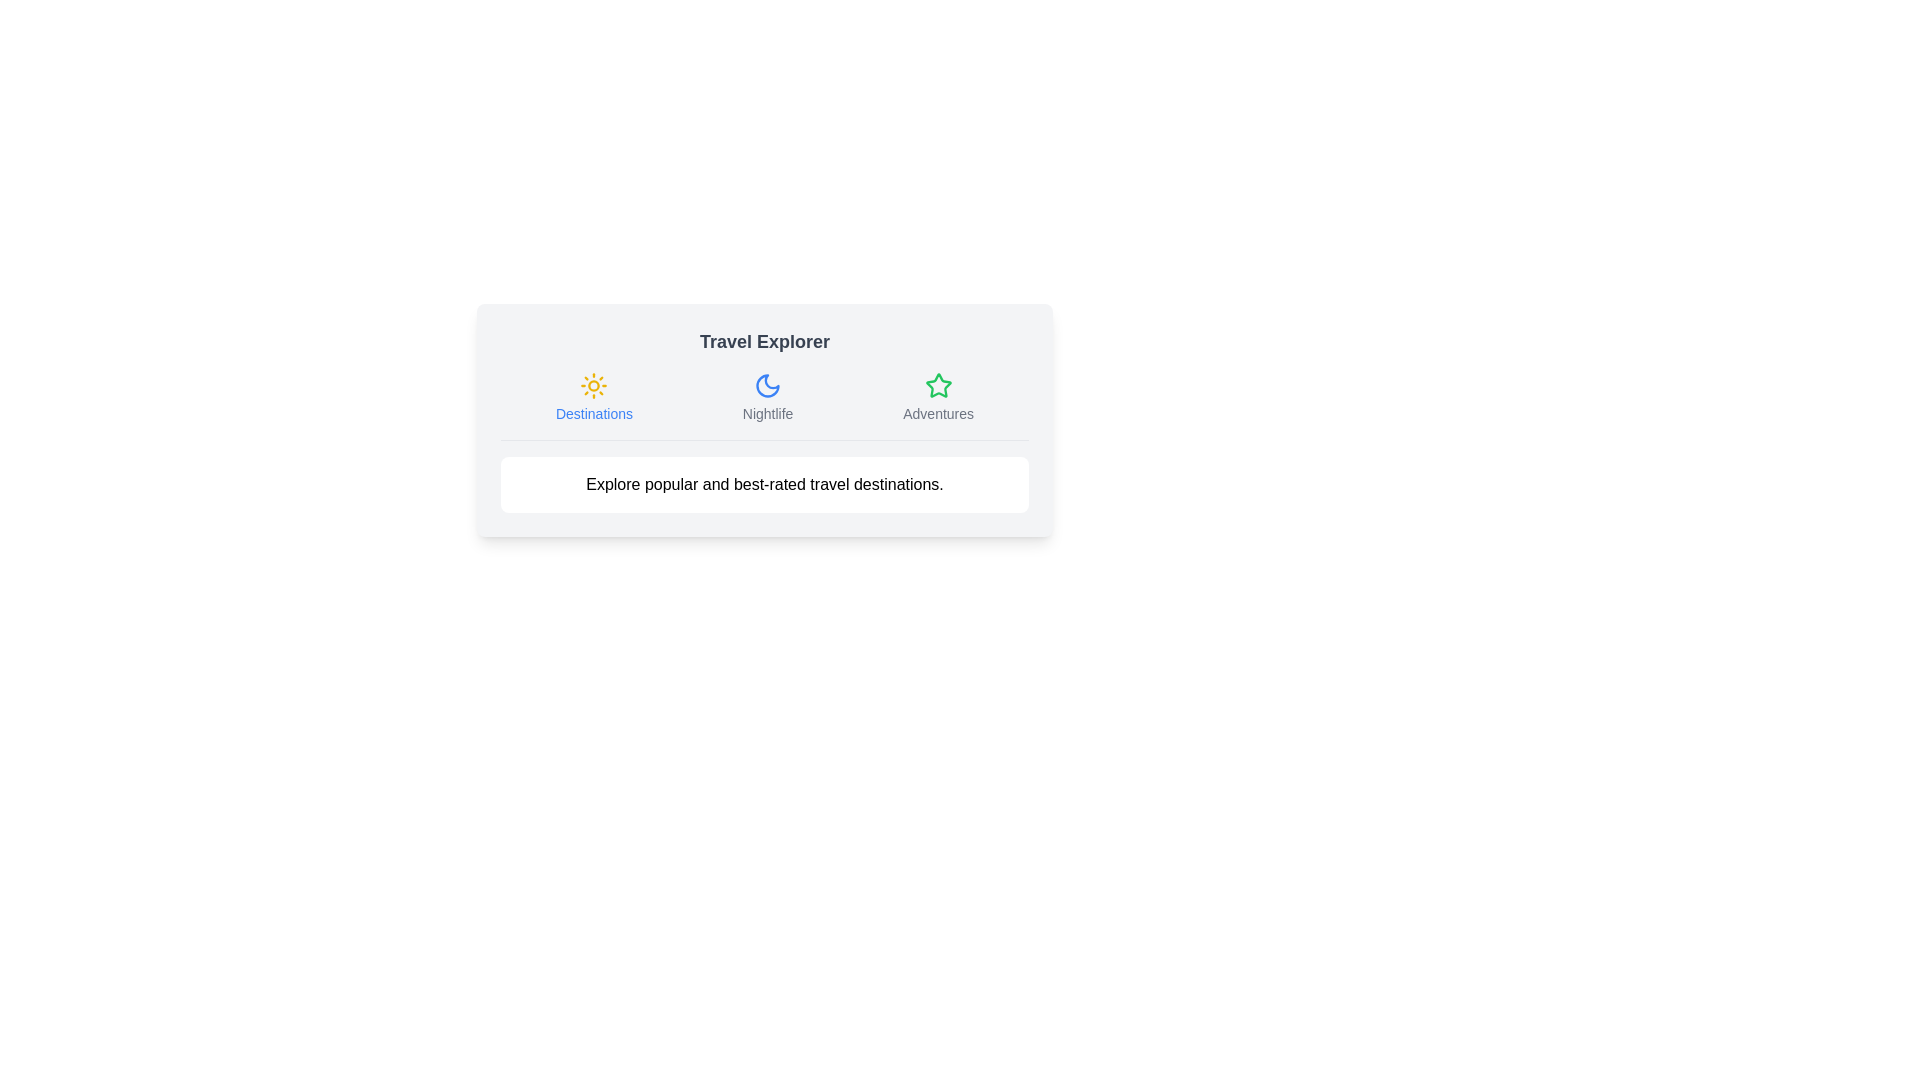 This screenshot has height=1080, width=1920. Describe the element at coordinates (767, 397) in the screenshot. I see `the tab labeled Nightlife to inspect its icon and label` at that location.